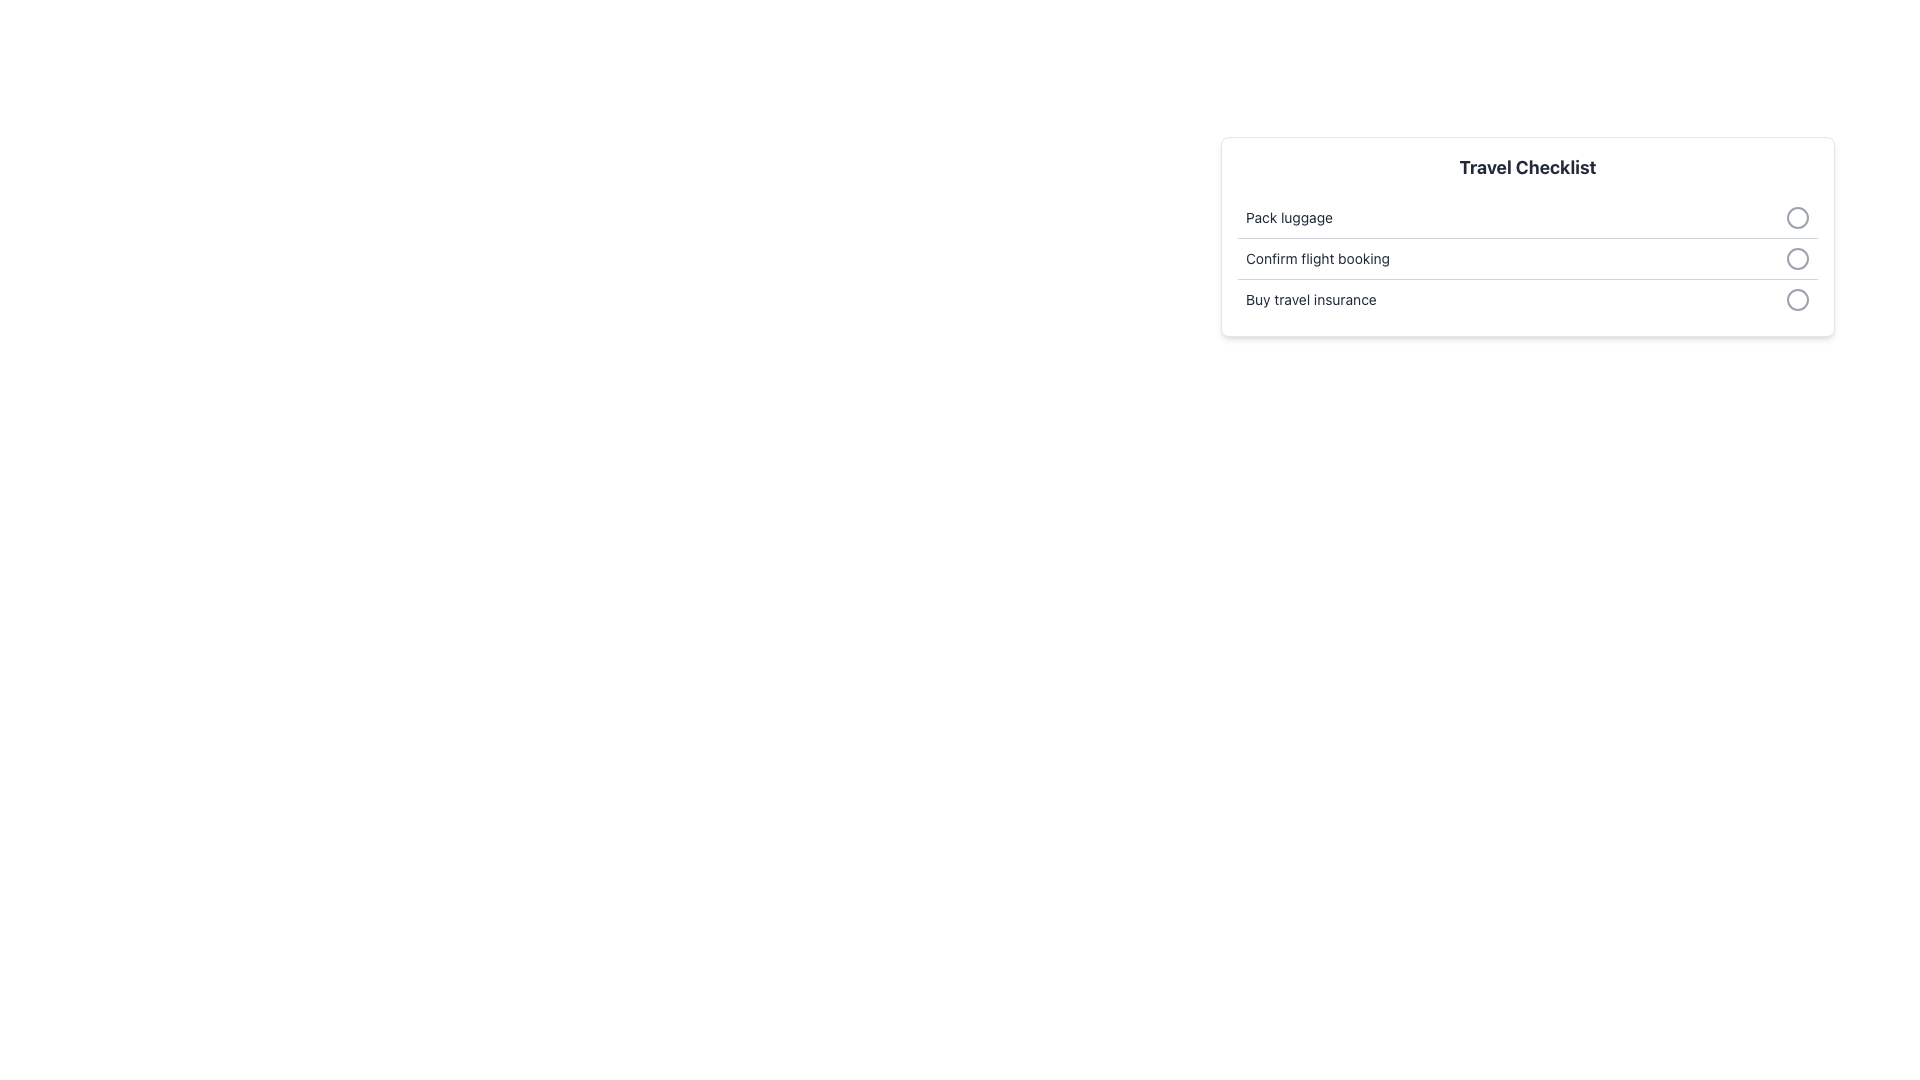  I want to click on the radio button for 'Buy travel insurance' in the 'Travel Checklist', which is the third item in the vertical list, so click(1798, 300).